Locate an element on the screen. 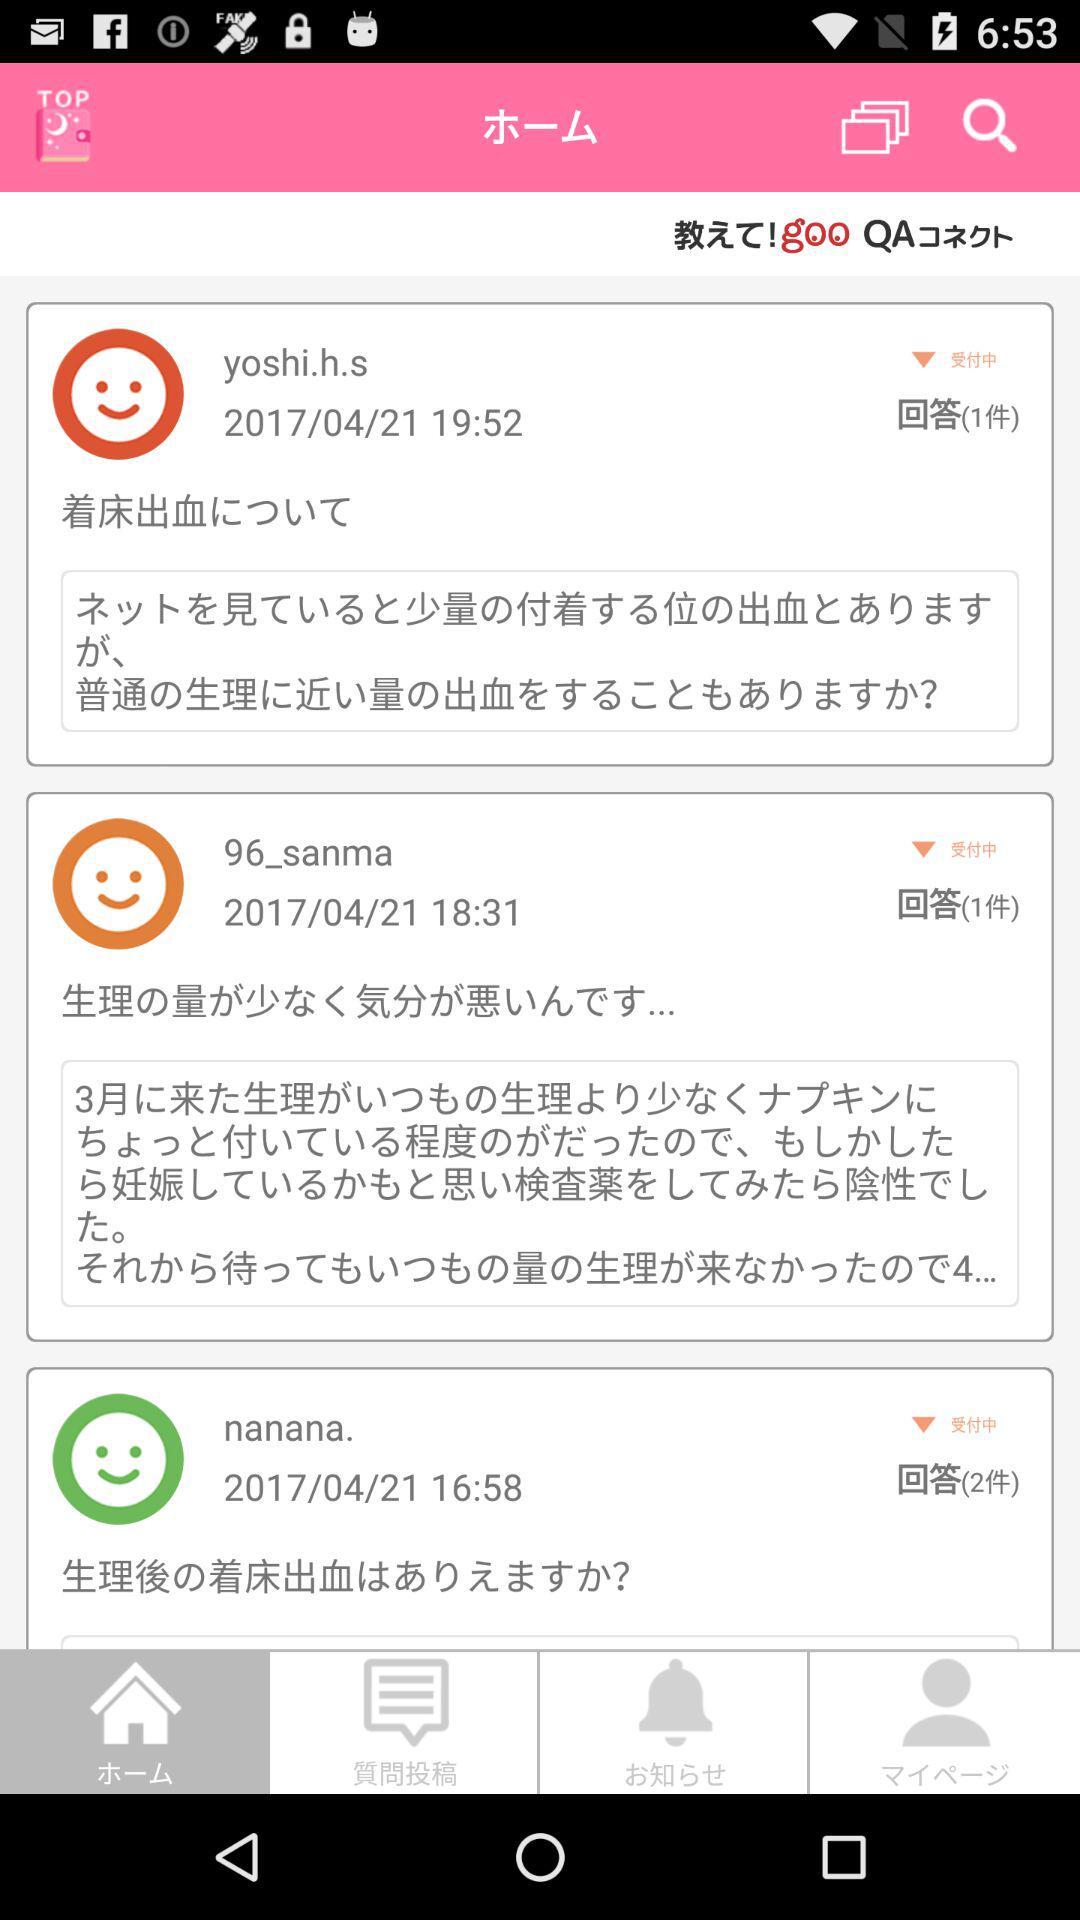 The image size is (1080, 1920). the icon above the 2017 04 21 icon is located at coordinates (308, 851).